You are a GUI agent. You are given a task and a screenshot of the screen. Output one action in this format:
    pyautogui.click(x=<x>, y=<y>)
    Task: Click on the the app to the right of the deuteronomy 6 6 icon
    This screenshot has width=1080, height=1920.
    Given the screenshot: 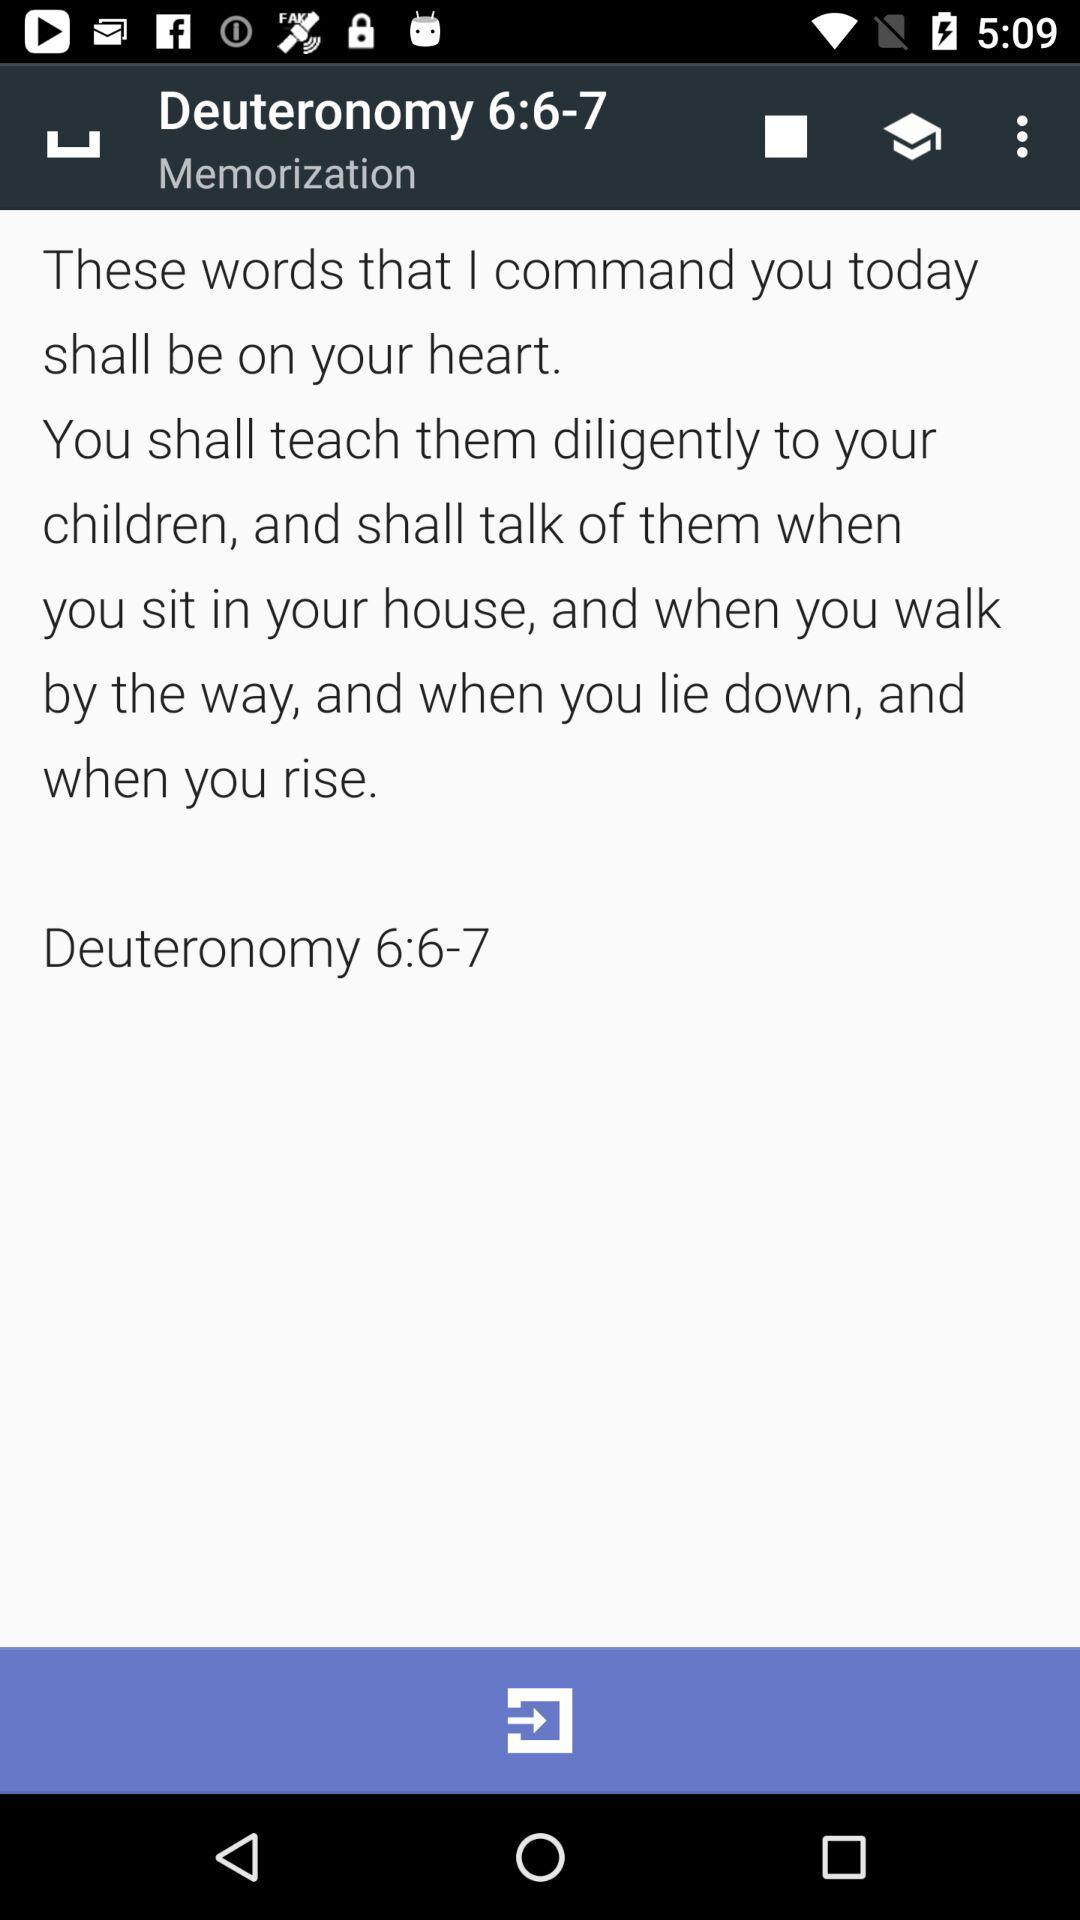 What is the action you would take?
    pyautogui.click(x=785, y=135)
    